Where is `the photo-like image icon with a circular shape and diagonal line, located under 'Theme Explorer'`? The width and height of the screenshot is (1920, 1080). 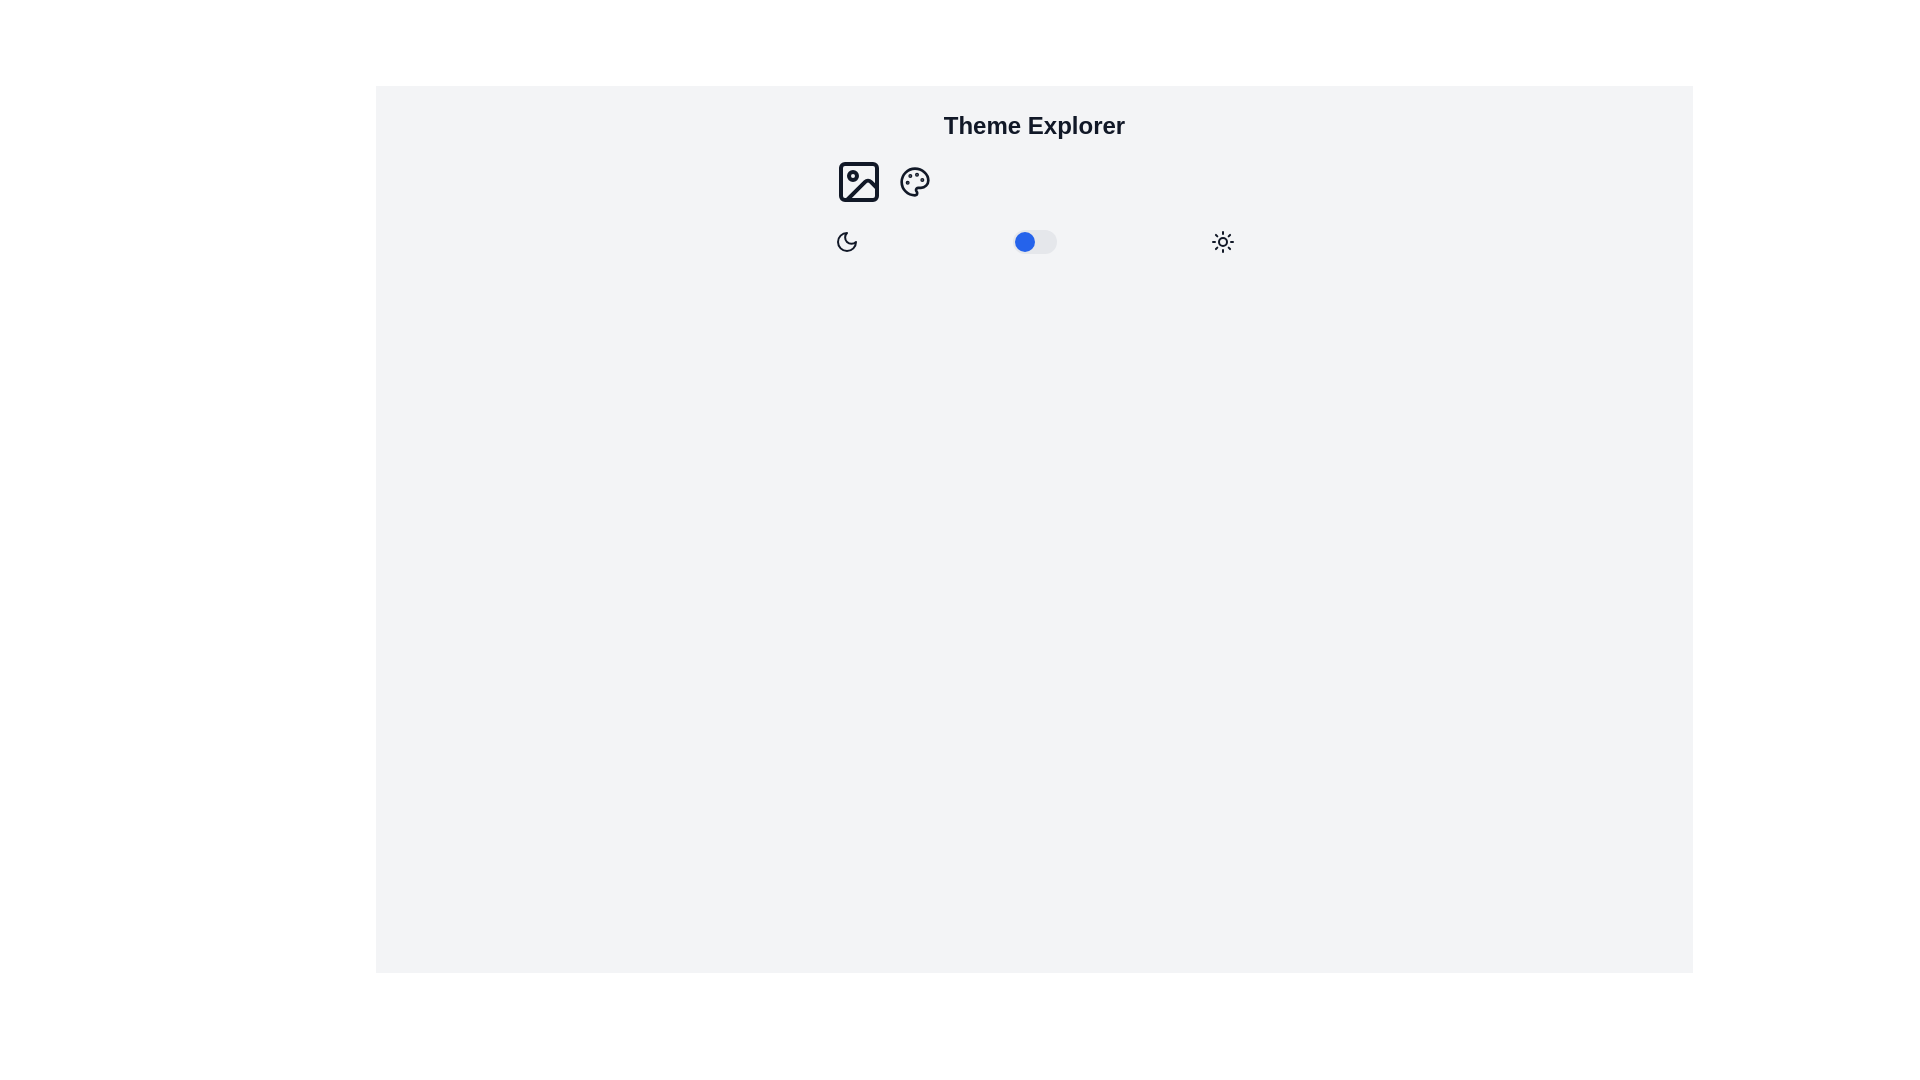
the photo-like image icon with a circular shape and diagonal line, located under 'Theme Explorer' is located at coordinates (858, 181).